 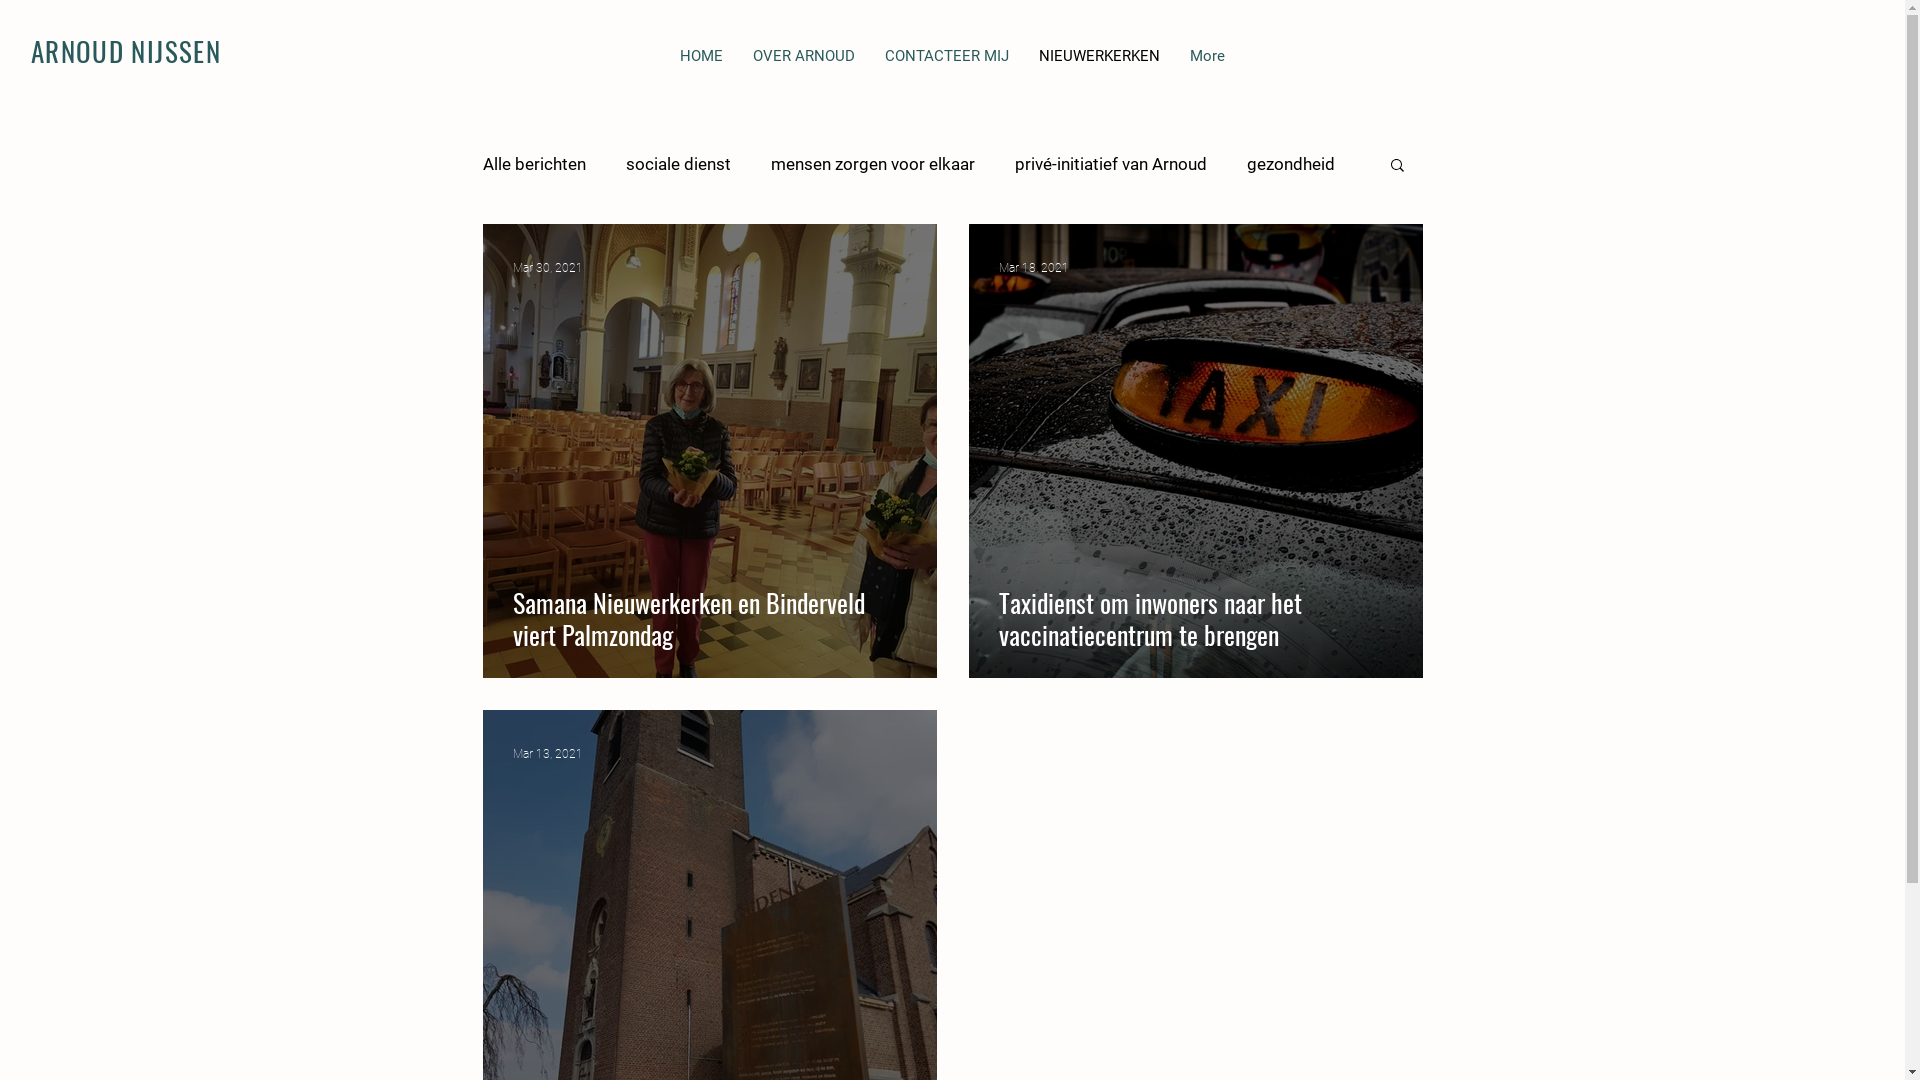 What do you see at coordinates (804, 66) in the screenshot?
I see `'OVER ARNOUD'` at bounding box center [804, 66].